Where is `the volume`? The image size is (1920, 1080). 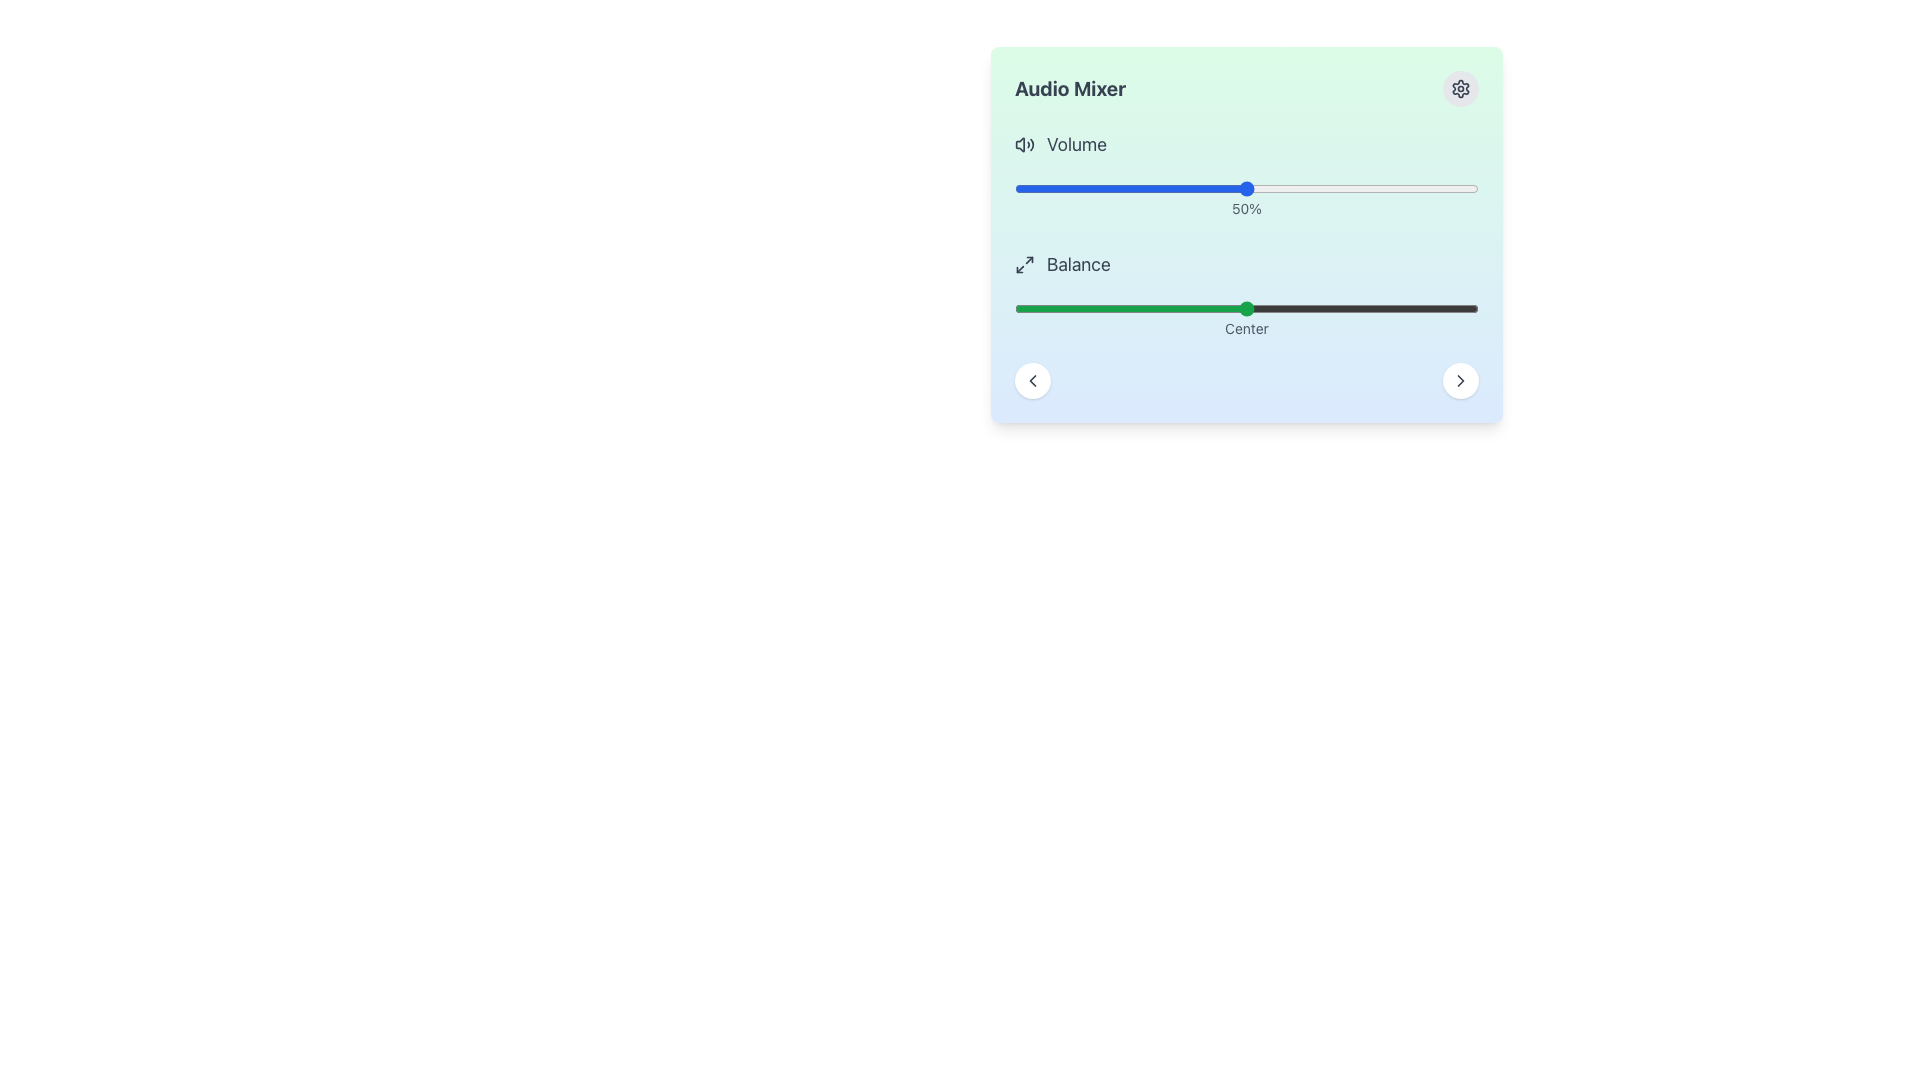 the volume is located at coordinates (1339, 189).